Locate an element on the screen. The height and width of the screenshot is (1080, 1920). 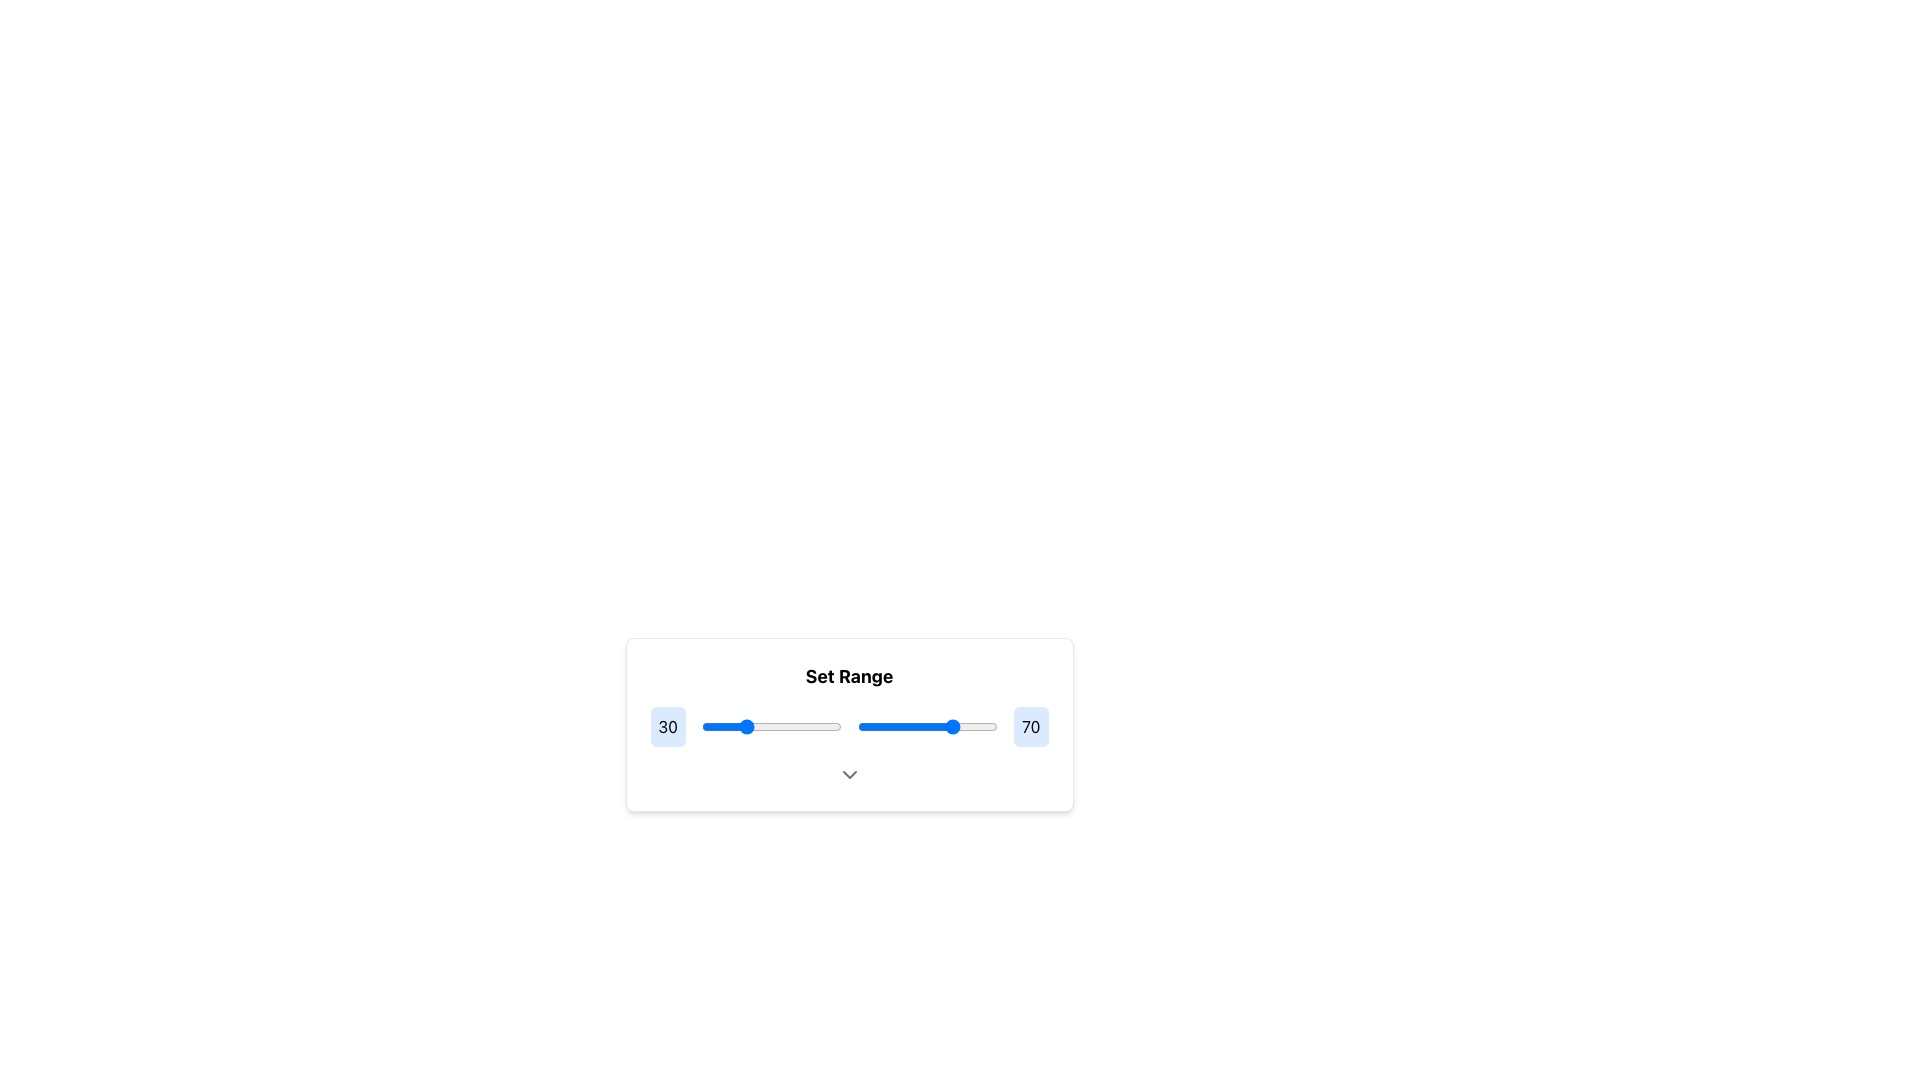
the start value of the range slider is located at coordinates (839, 726).